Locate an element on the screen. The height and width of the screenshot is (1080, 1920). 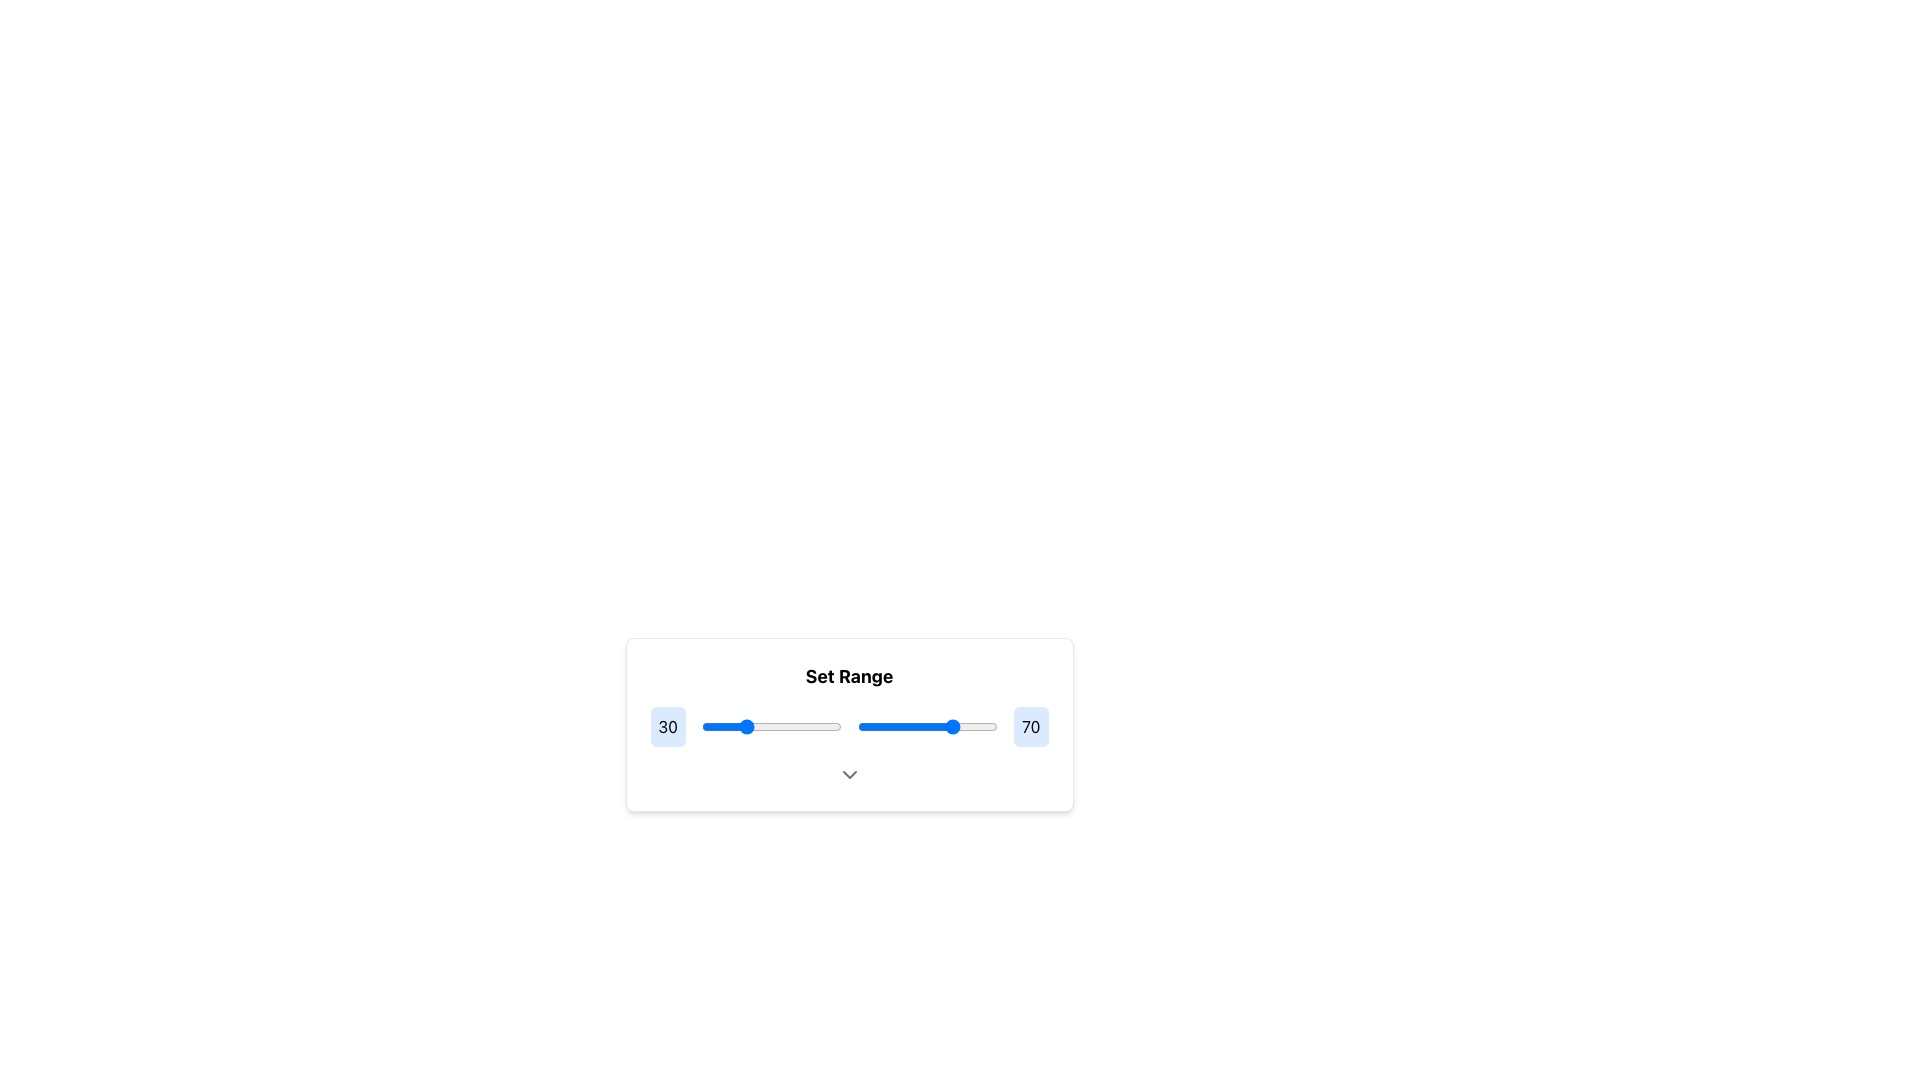
the start value of the range slider is located at coordinates (839, 726).